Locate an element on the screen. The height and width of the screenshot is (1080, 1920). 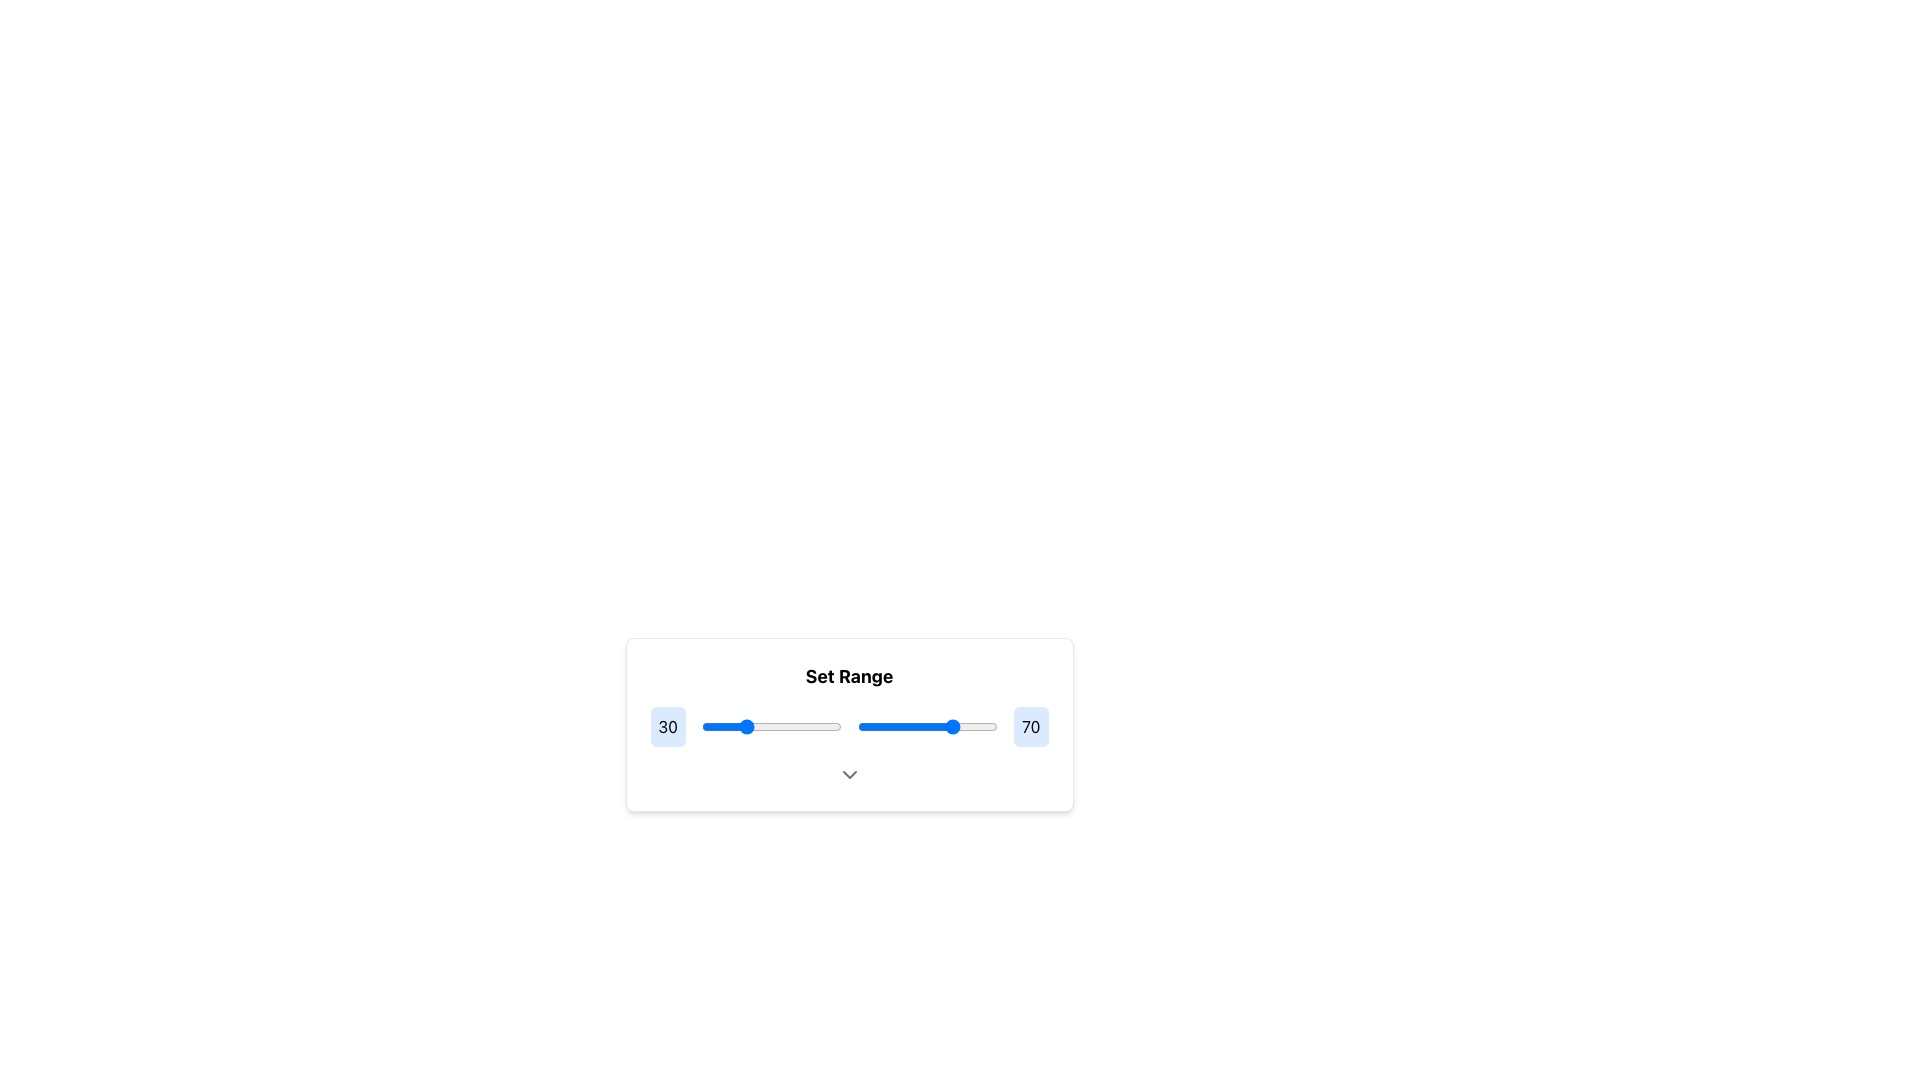
the start value of the range slider is located at coordinates (839, 726).